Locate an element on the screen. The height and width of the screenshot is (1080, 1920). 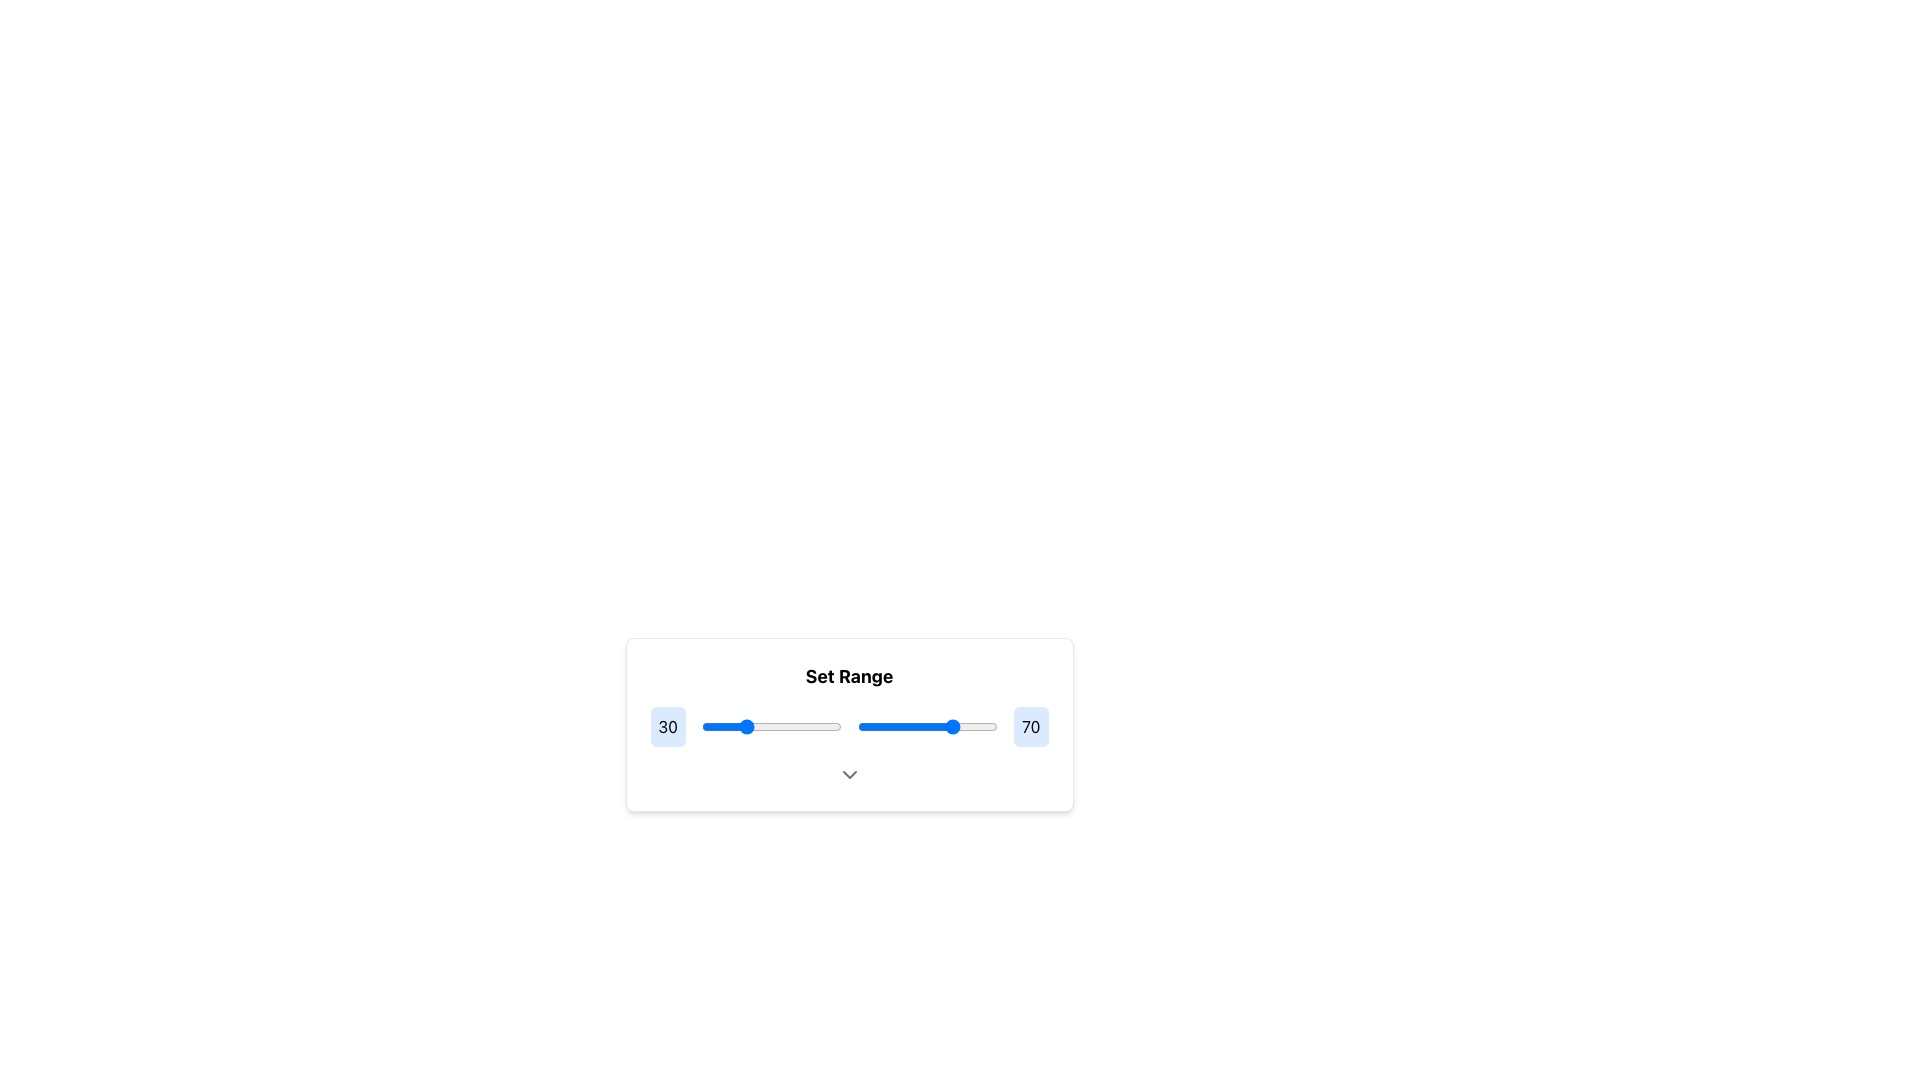
the start value of the range slider is located at coordinates (839, 726).